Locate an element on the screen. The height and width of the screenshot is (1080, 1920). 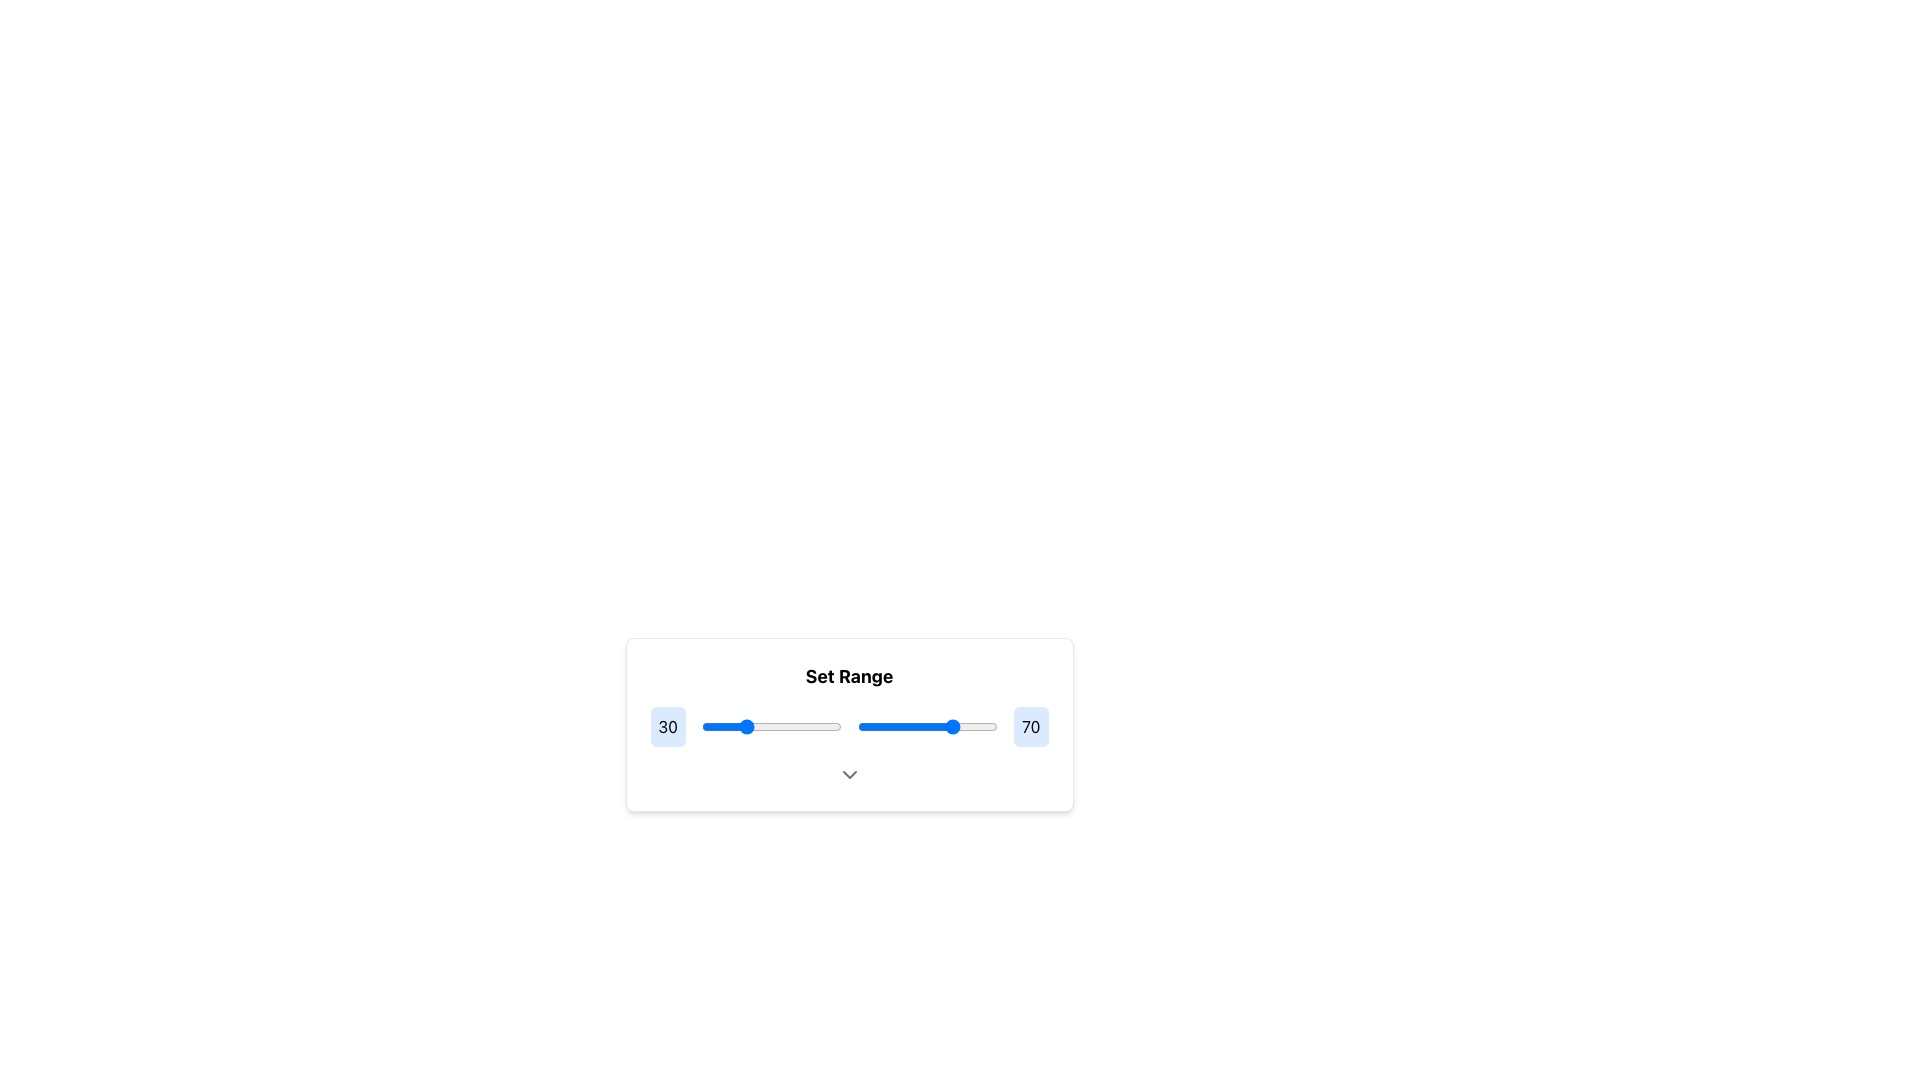
the start value of the range slider is located at coordinates (839, 726).